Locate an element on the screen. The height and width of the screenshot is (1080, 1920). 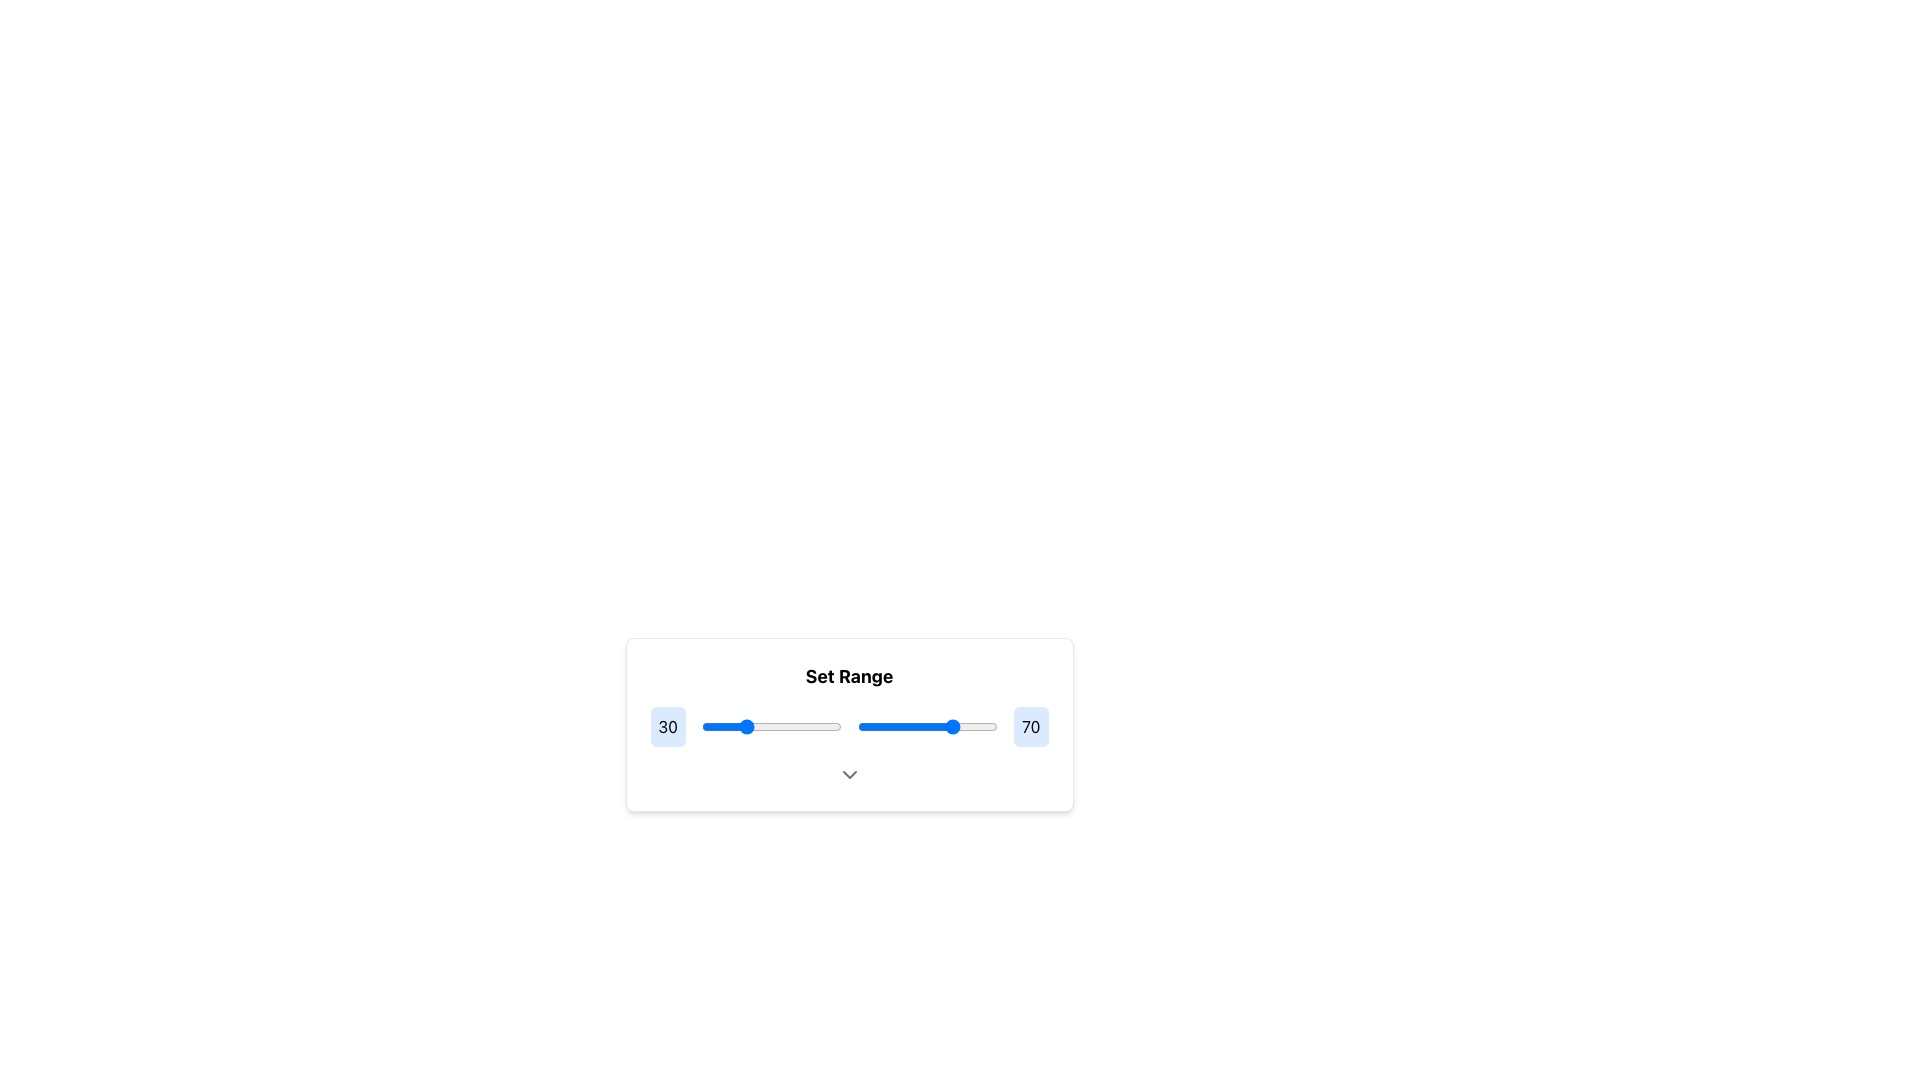
the start value of the range slider is located at coordinates (839, 726).